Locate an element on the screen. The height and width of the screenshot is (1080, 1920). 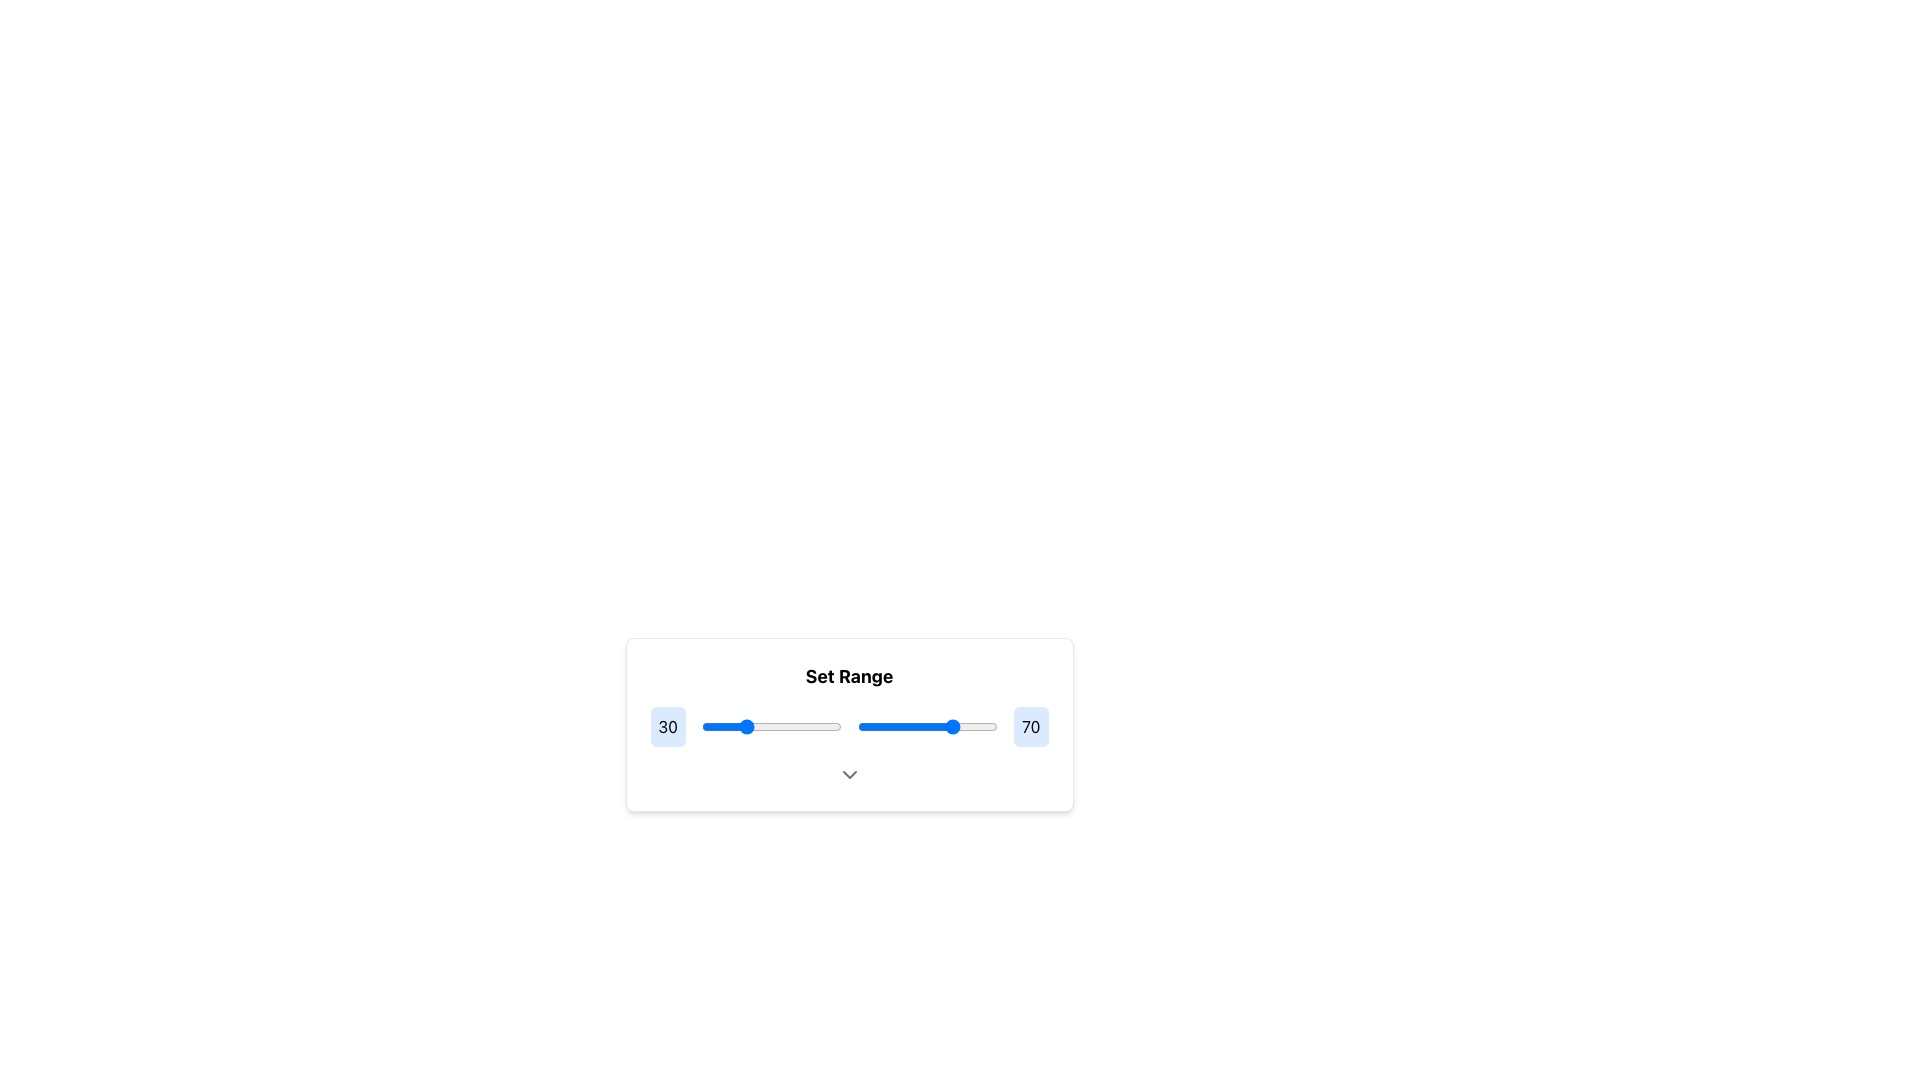
the start value of the range slider is located at coordinates (839, 726).